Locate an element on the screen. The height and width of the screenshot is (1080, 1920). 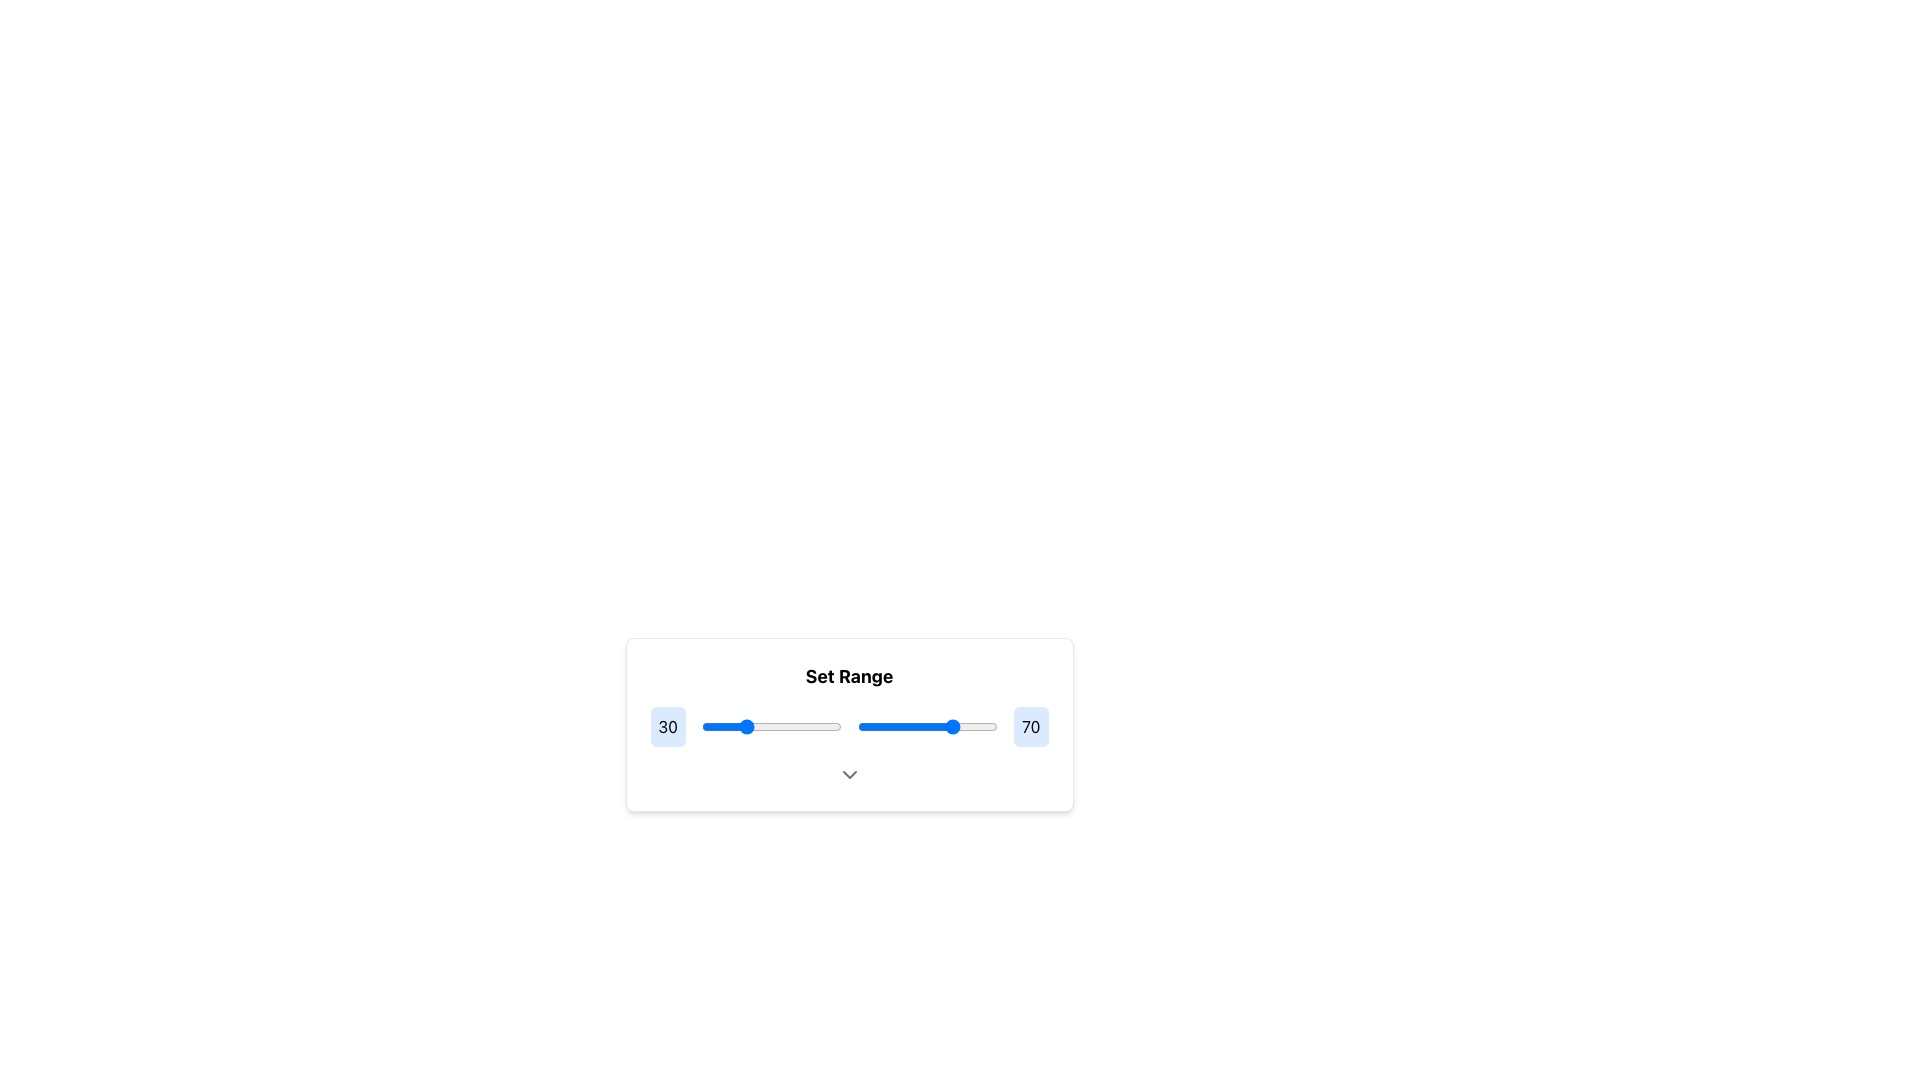
the start value of the range slider is located at coordinates (839, 726).